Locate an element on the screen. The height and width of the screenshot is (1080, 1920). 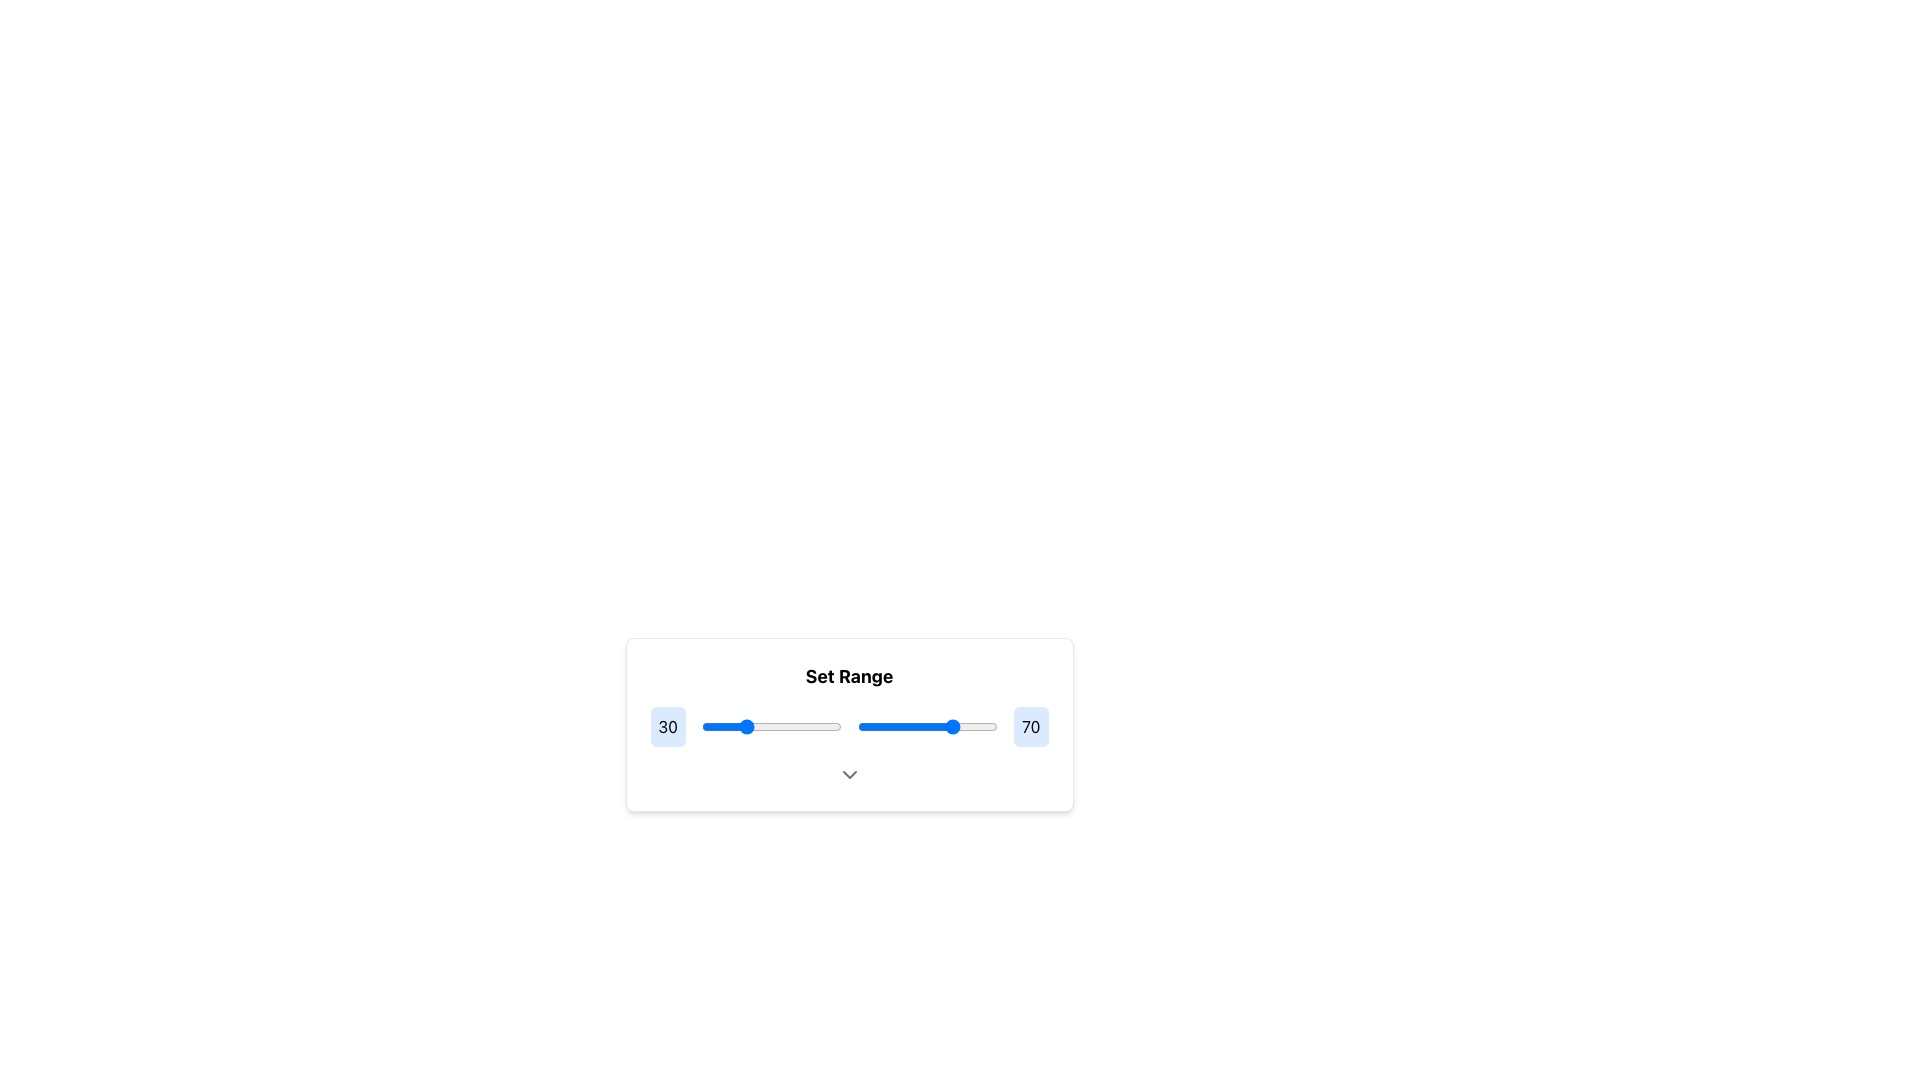
the start value of the range slider is located at coordinates (839, 726).